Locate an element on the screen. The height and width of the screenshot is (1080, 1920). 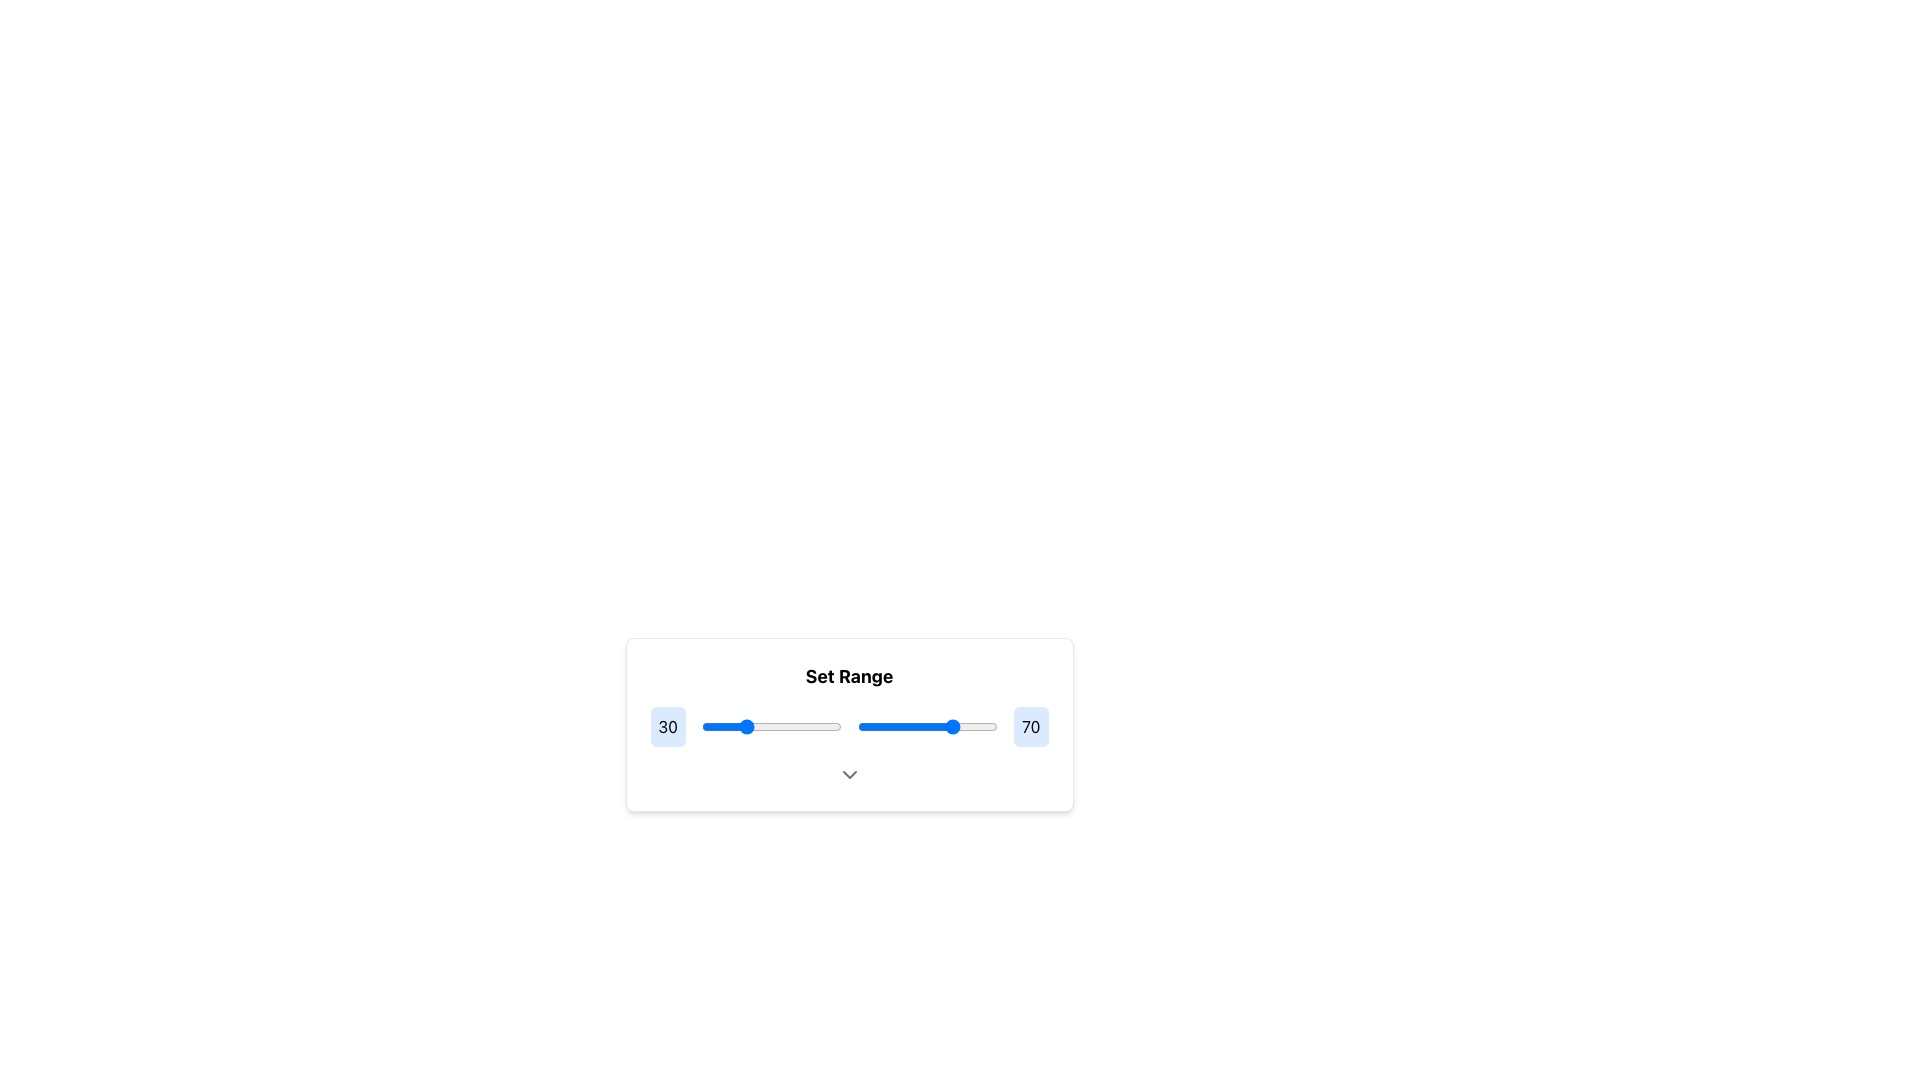
the start value of the range slider is located at coordinates (839, 726).